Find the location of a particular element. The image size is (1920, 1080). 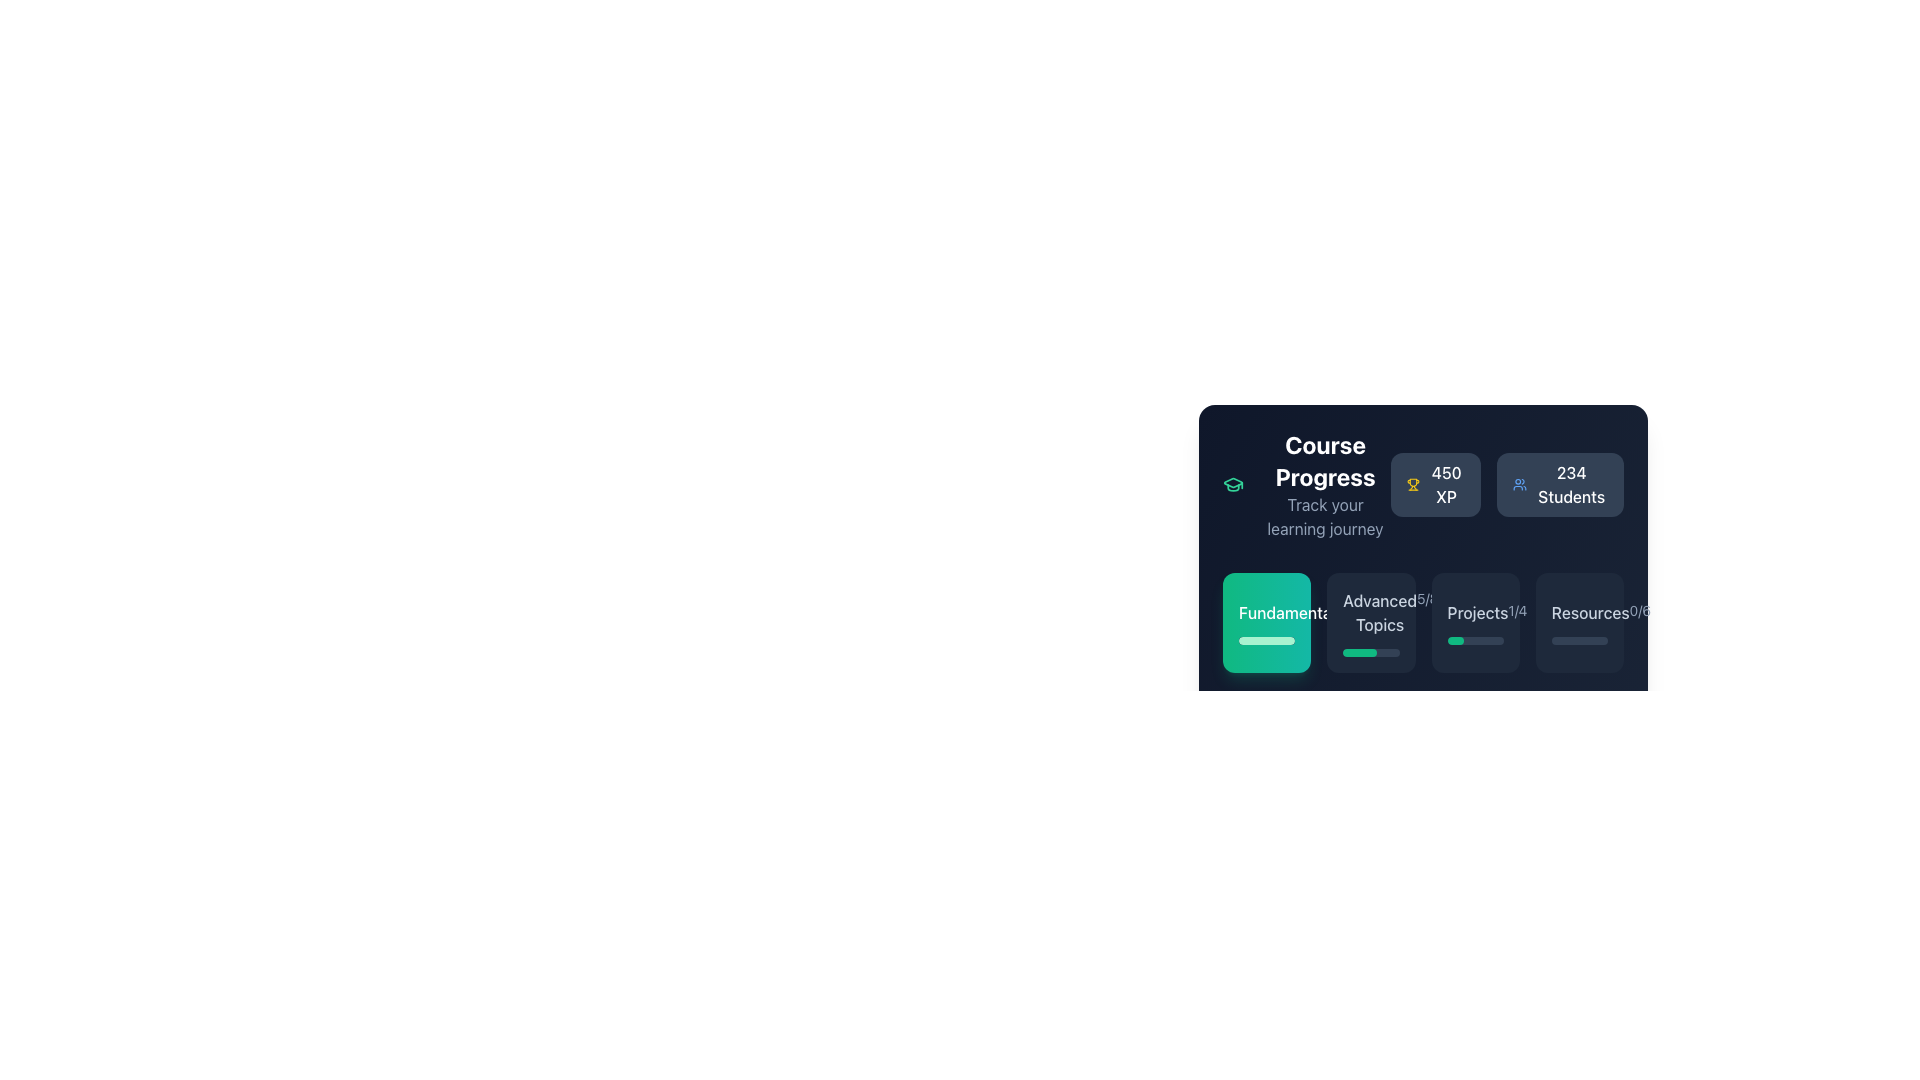

the text label indicating the course module 'Fundamentals', which shows that the user has completed all 5 tasks within this module, located in the 'Course Progress' section is located at coordinates (1266, 612).